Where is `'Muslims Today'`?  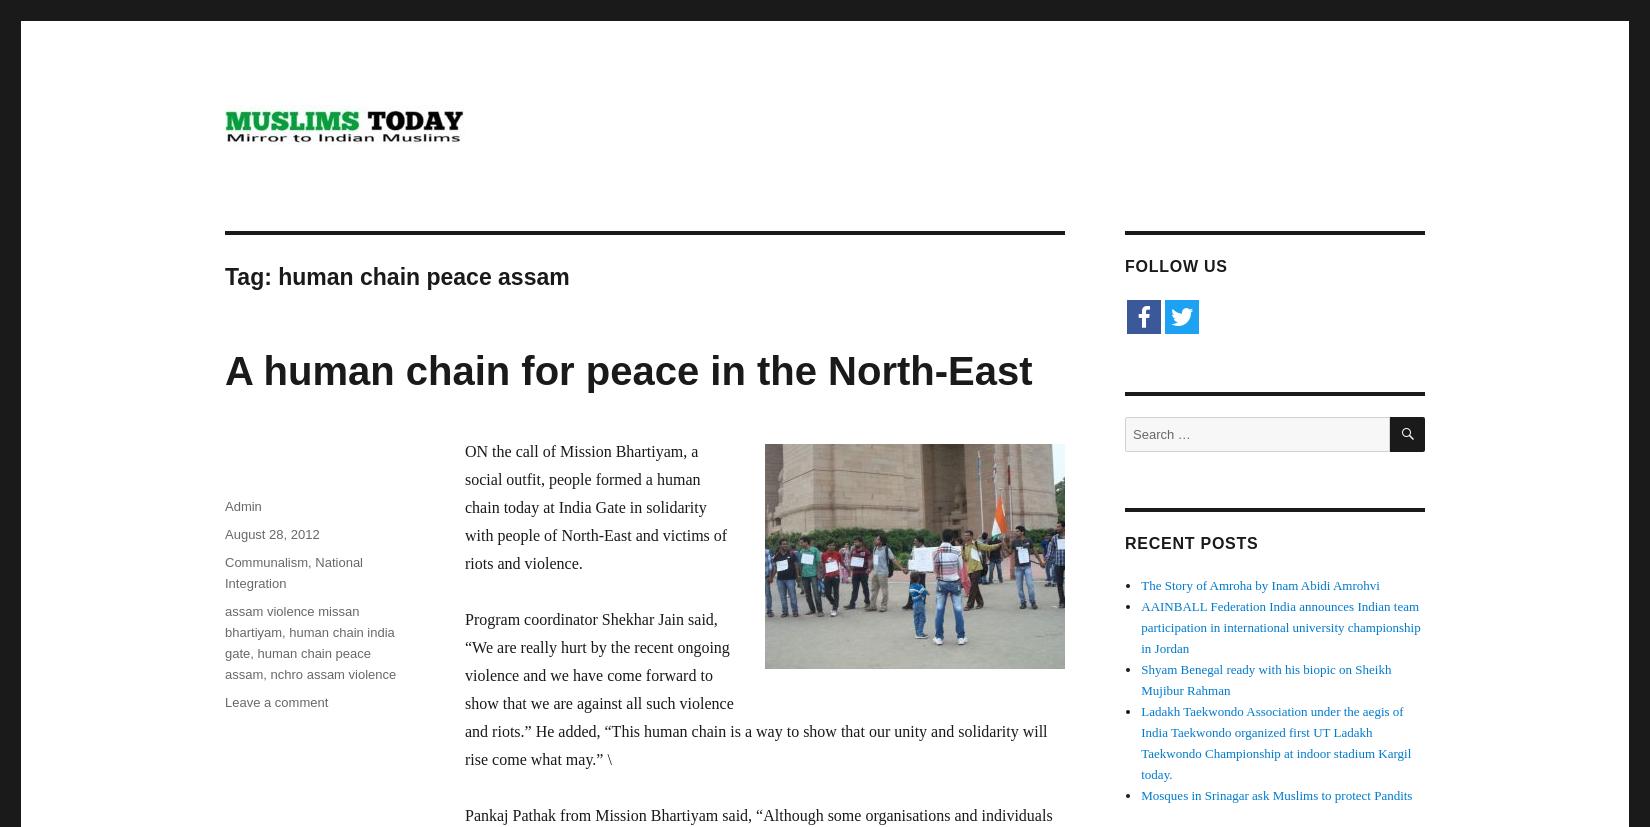
'Muslims Today' is located at coordinates (325, 177).